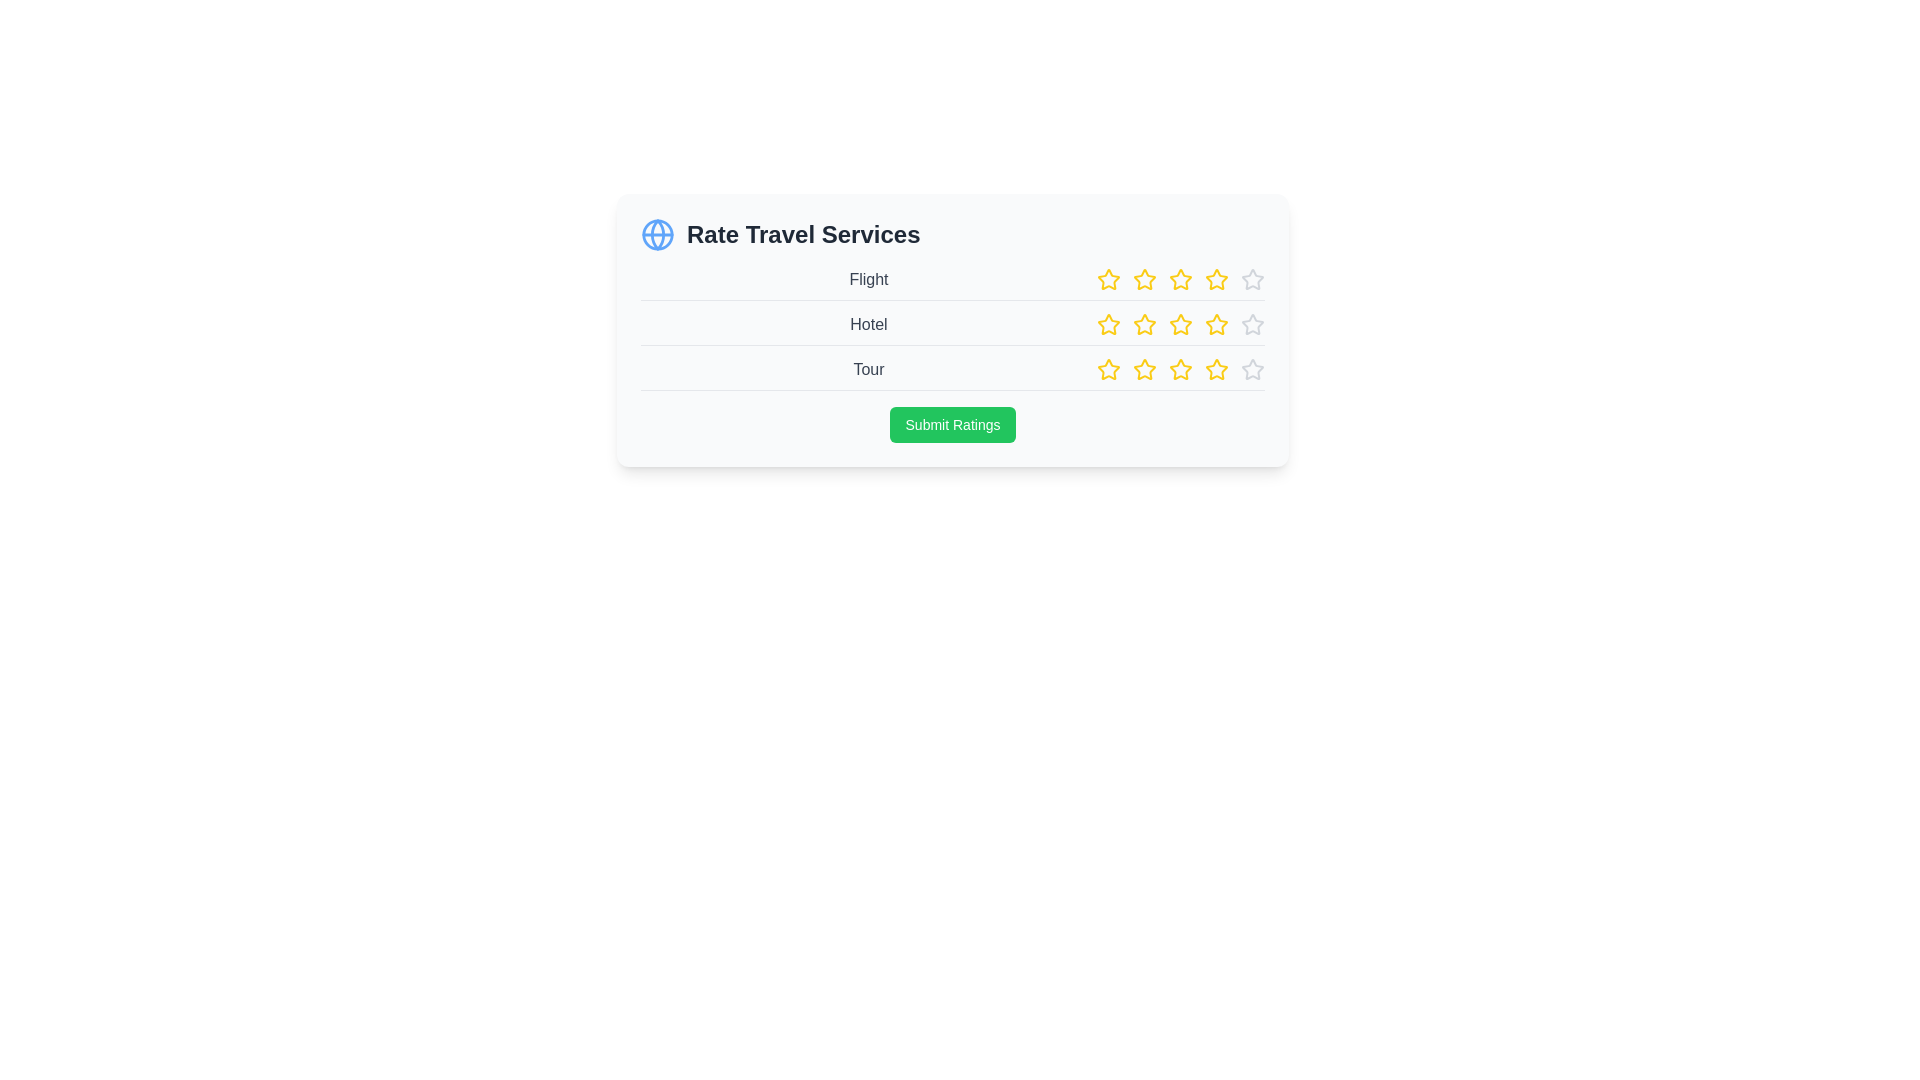 The height and width of the screenshot is (1080, 1920). Describe the element at coordinates (1107, 323) in the screenshot. I see `the third star icon in the rating input method for the 'Hotel' section` at that location.